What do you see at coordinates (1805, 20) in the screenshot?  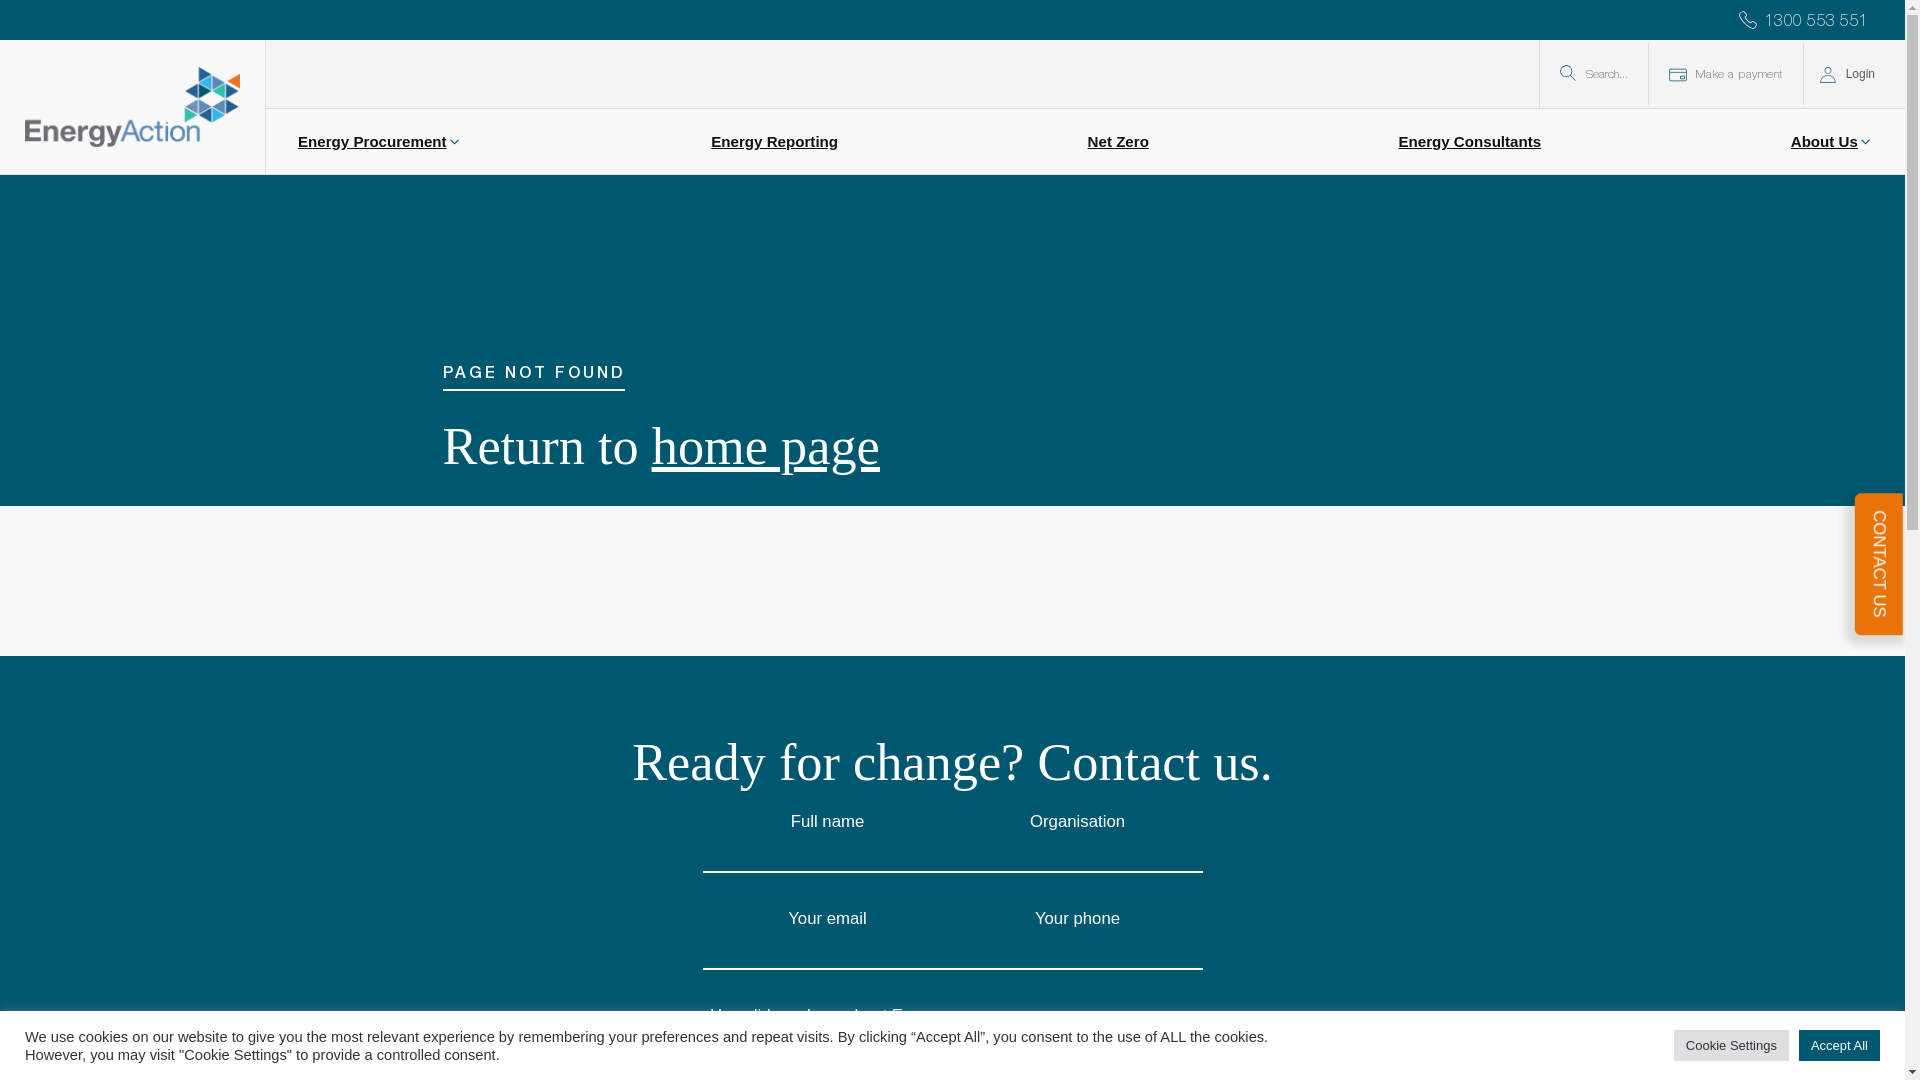 I see `'1300 553 551 '` at bounding box center [1805, 20].